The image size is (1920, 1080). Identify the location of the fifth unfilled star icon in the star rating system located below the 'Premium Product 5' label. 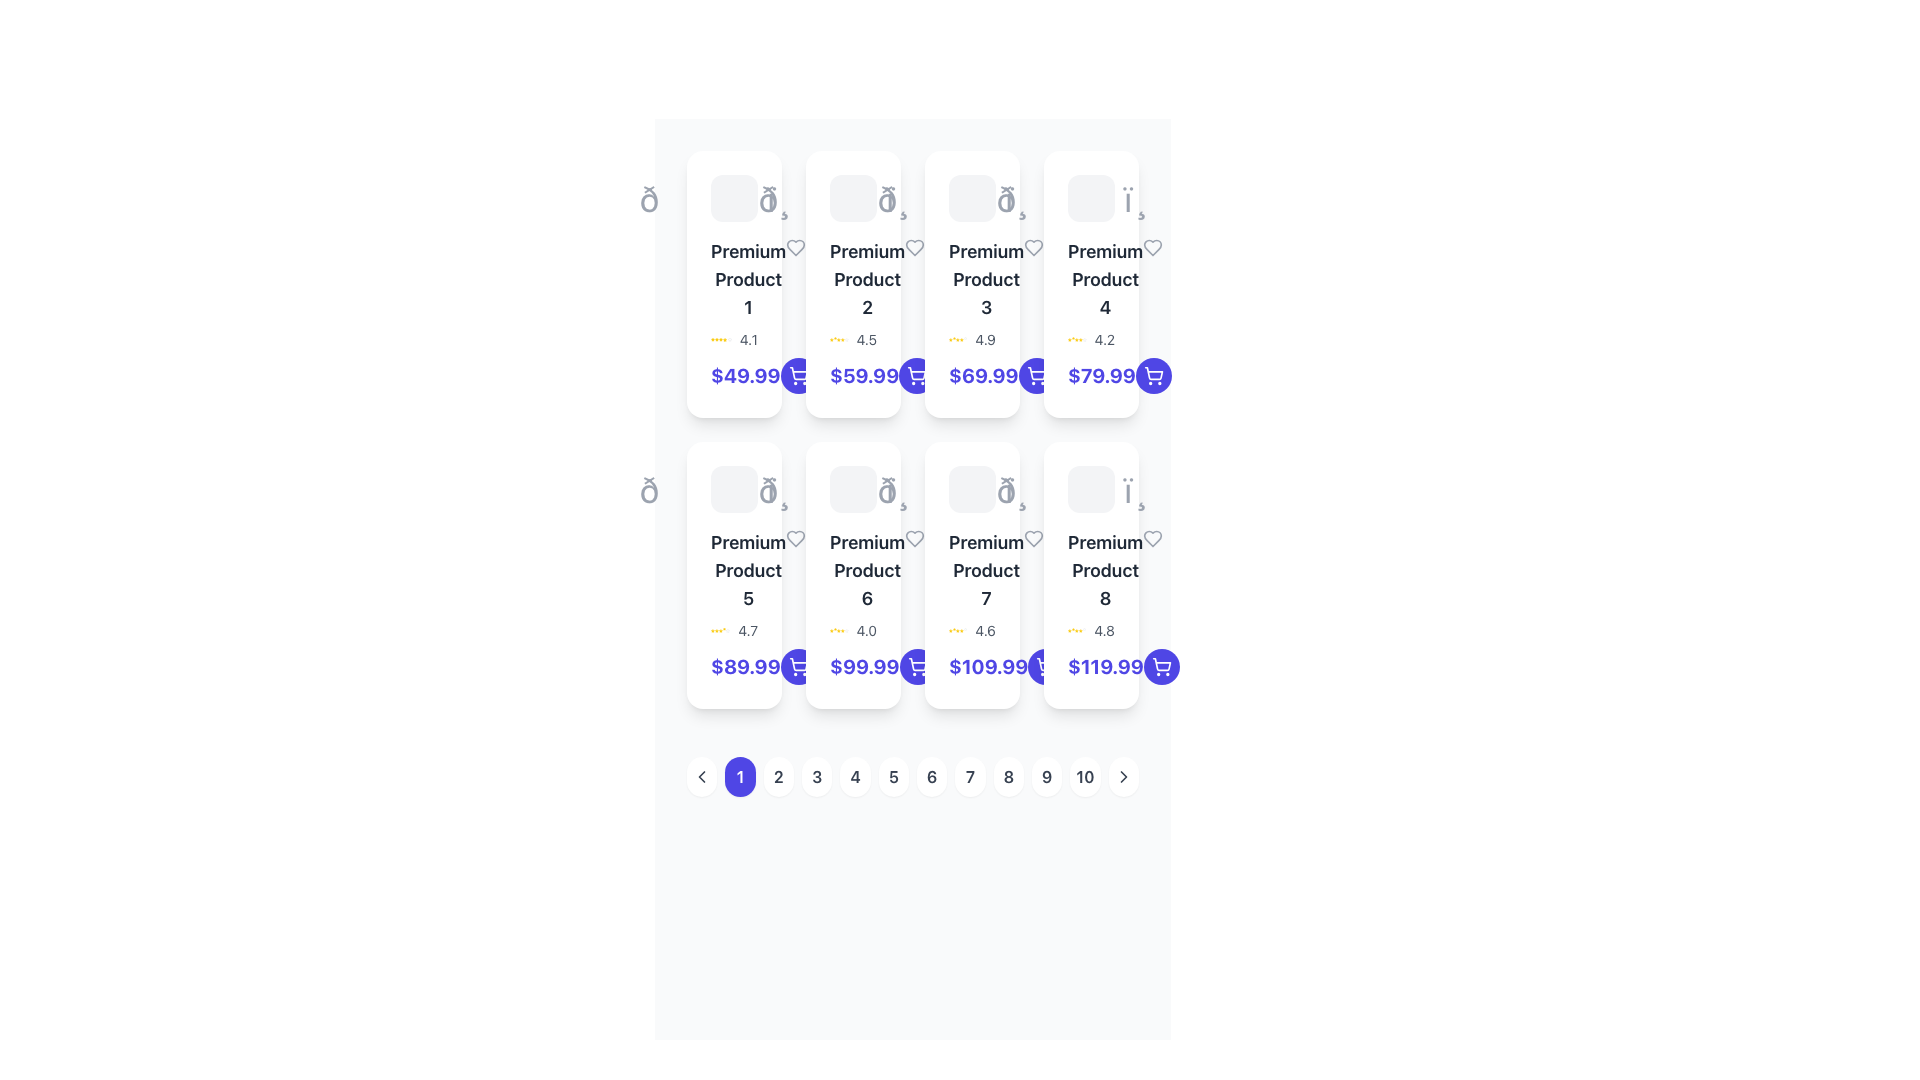
(727, 631).